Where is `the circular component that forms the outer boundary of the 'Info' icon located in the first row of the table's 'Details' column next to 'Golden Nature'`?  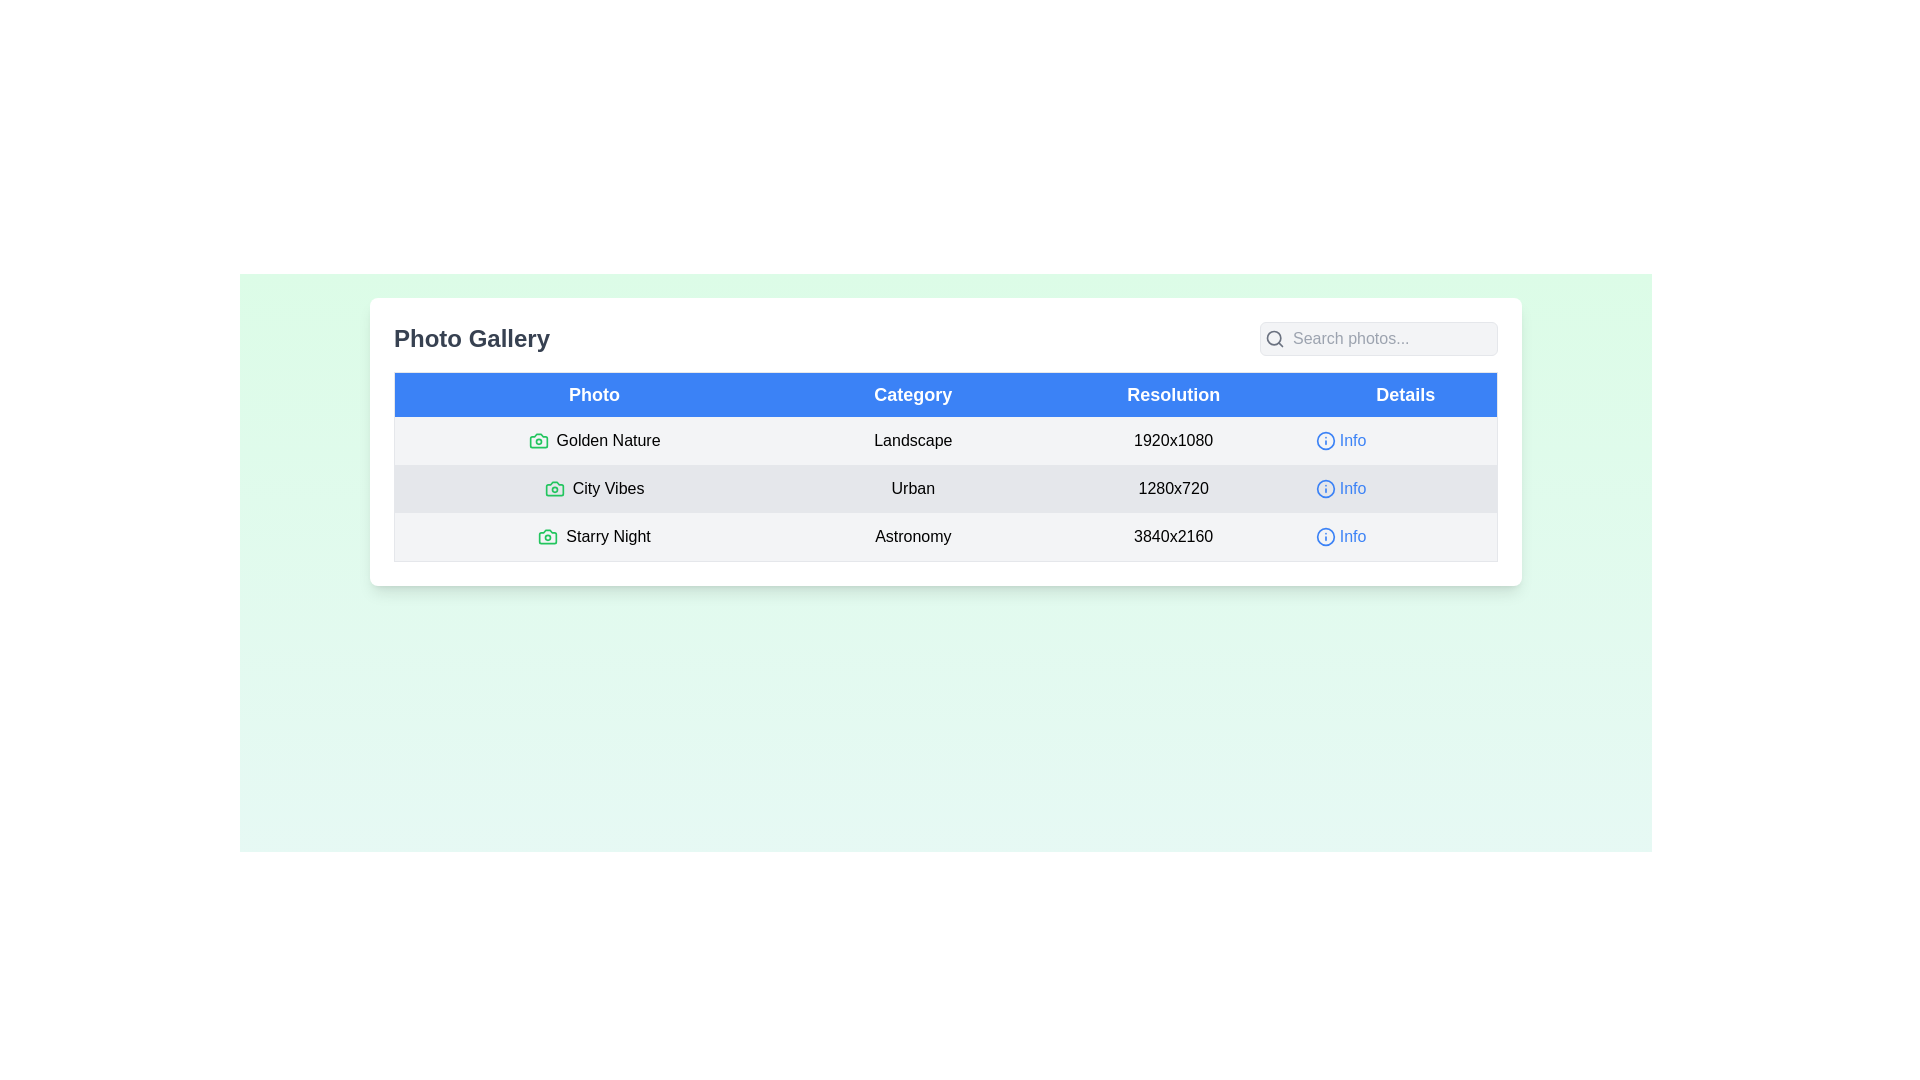
the circular component that forms the outer boundary of the 'Info' icon located in the first row of the table's 'Details' column next to 'Golden Nature' is located at coordinates (1325, 439).